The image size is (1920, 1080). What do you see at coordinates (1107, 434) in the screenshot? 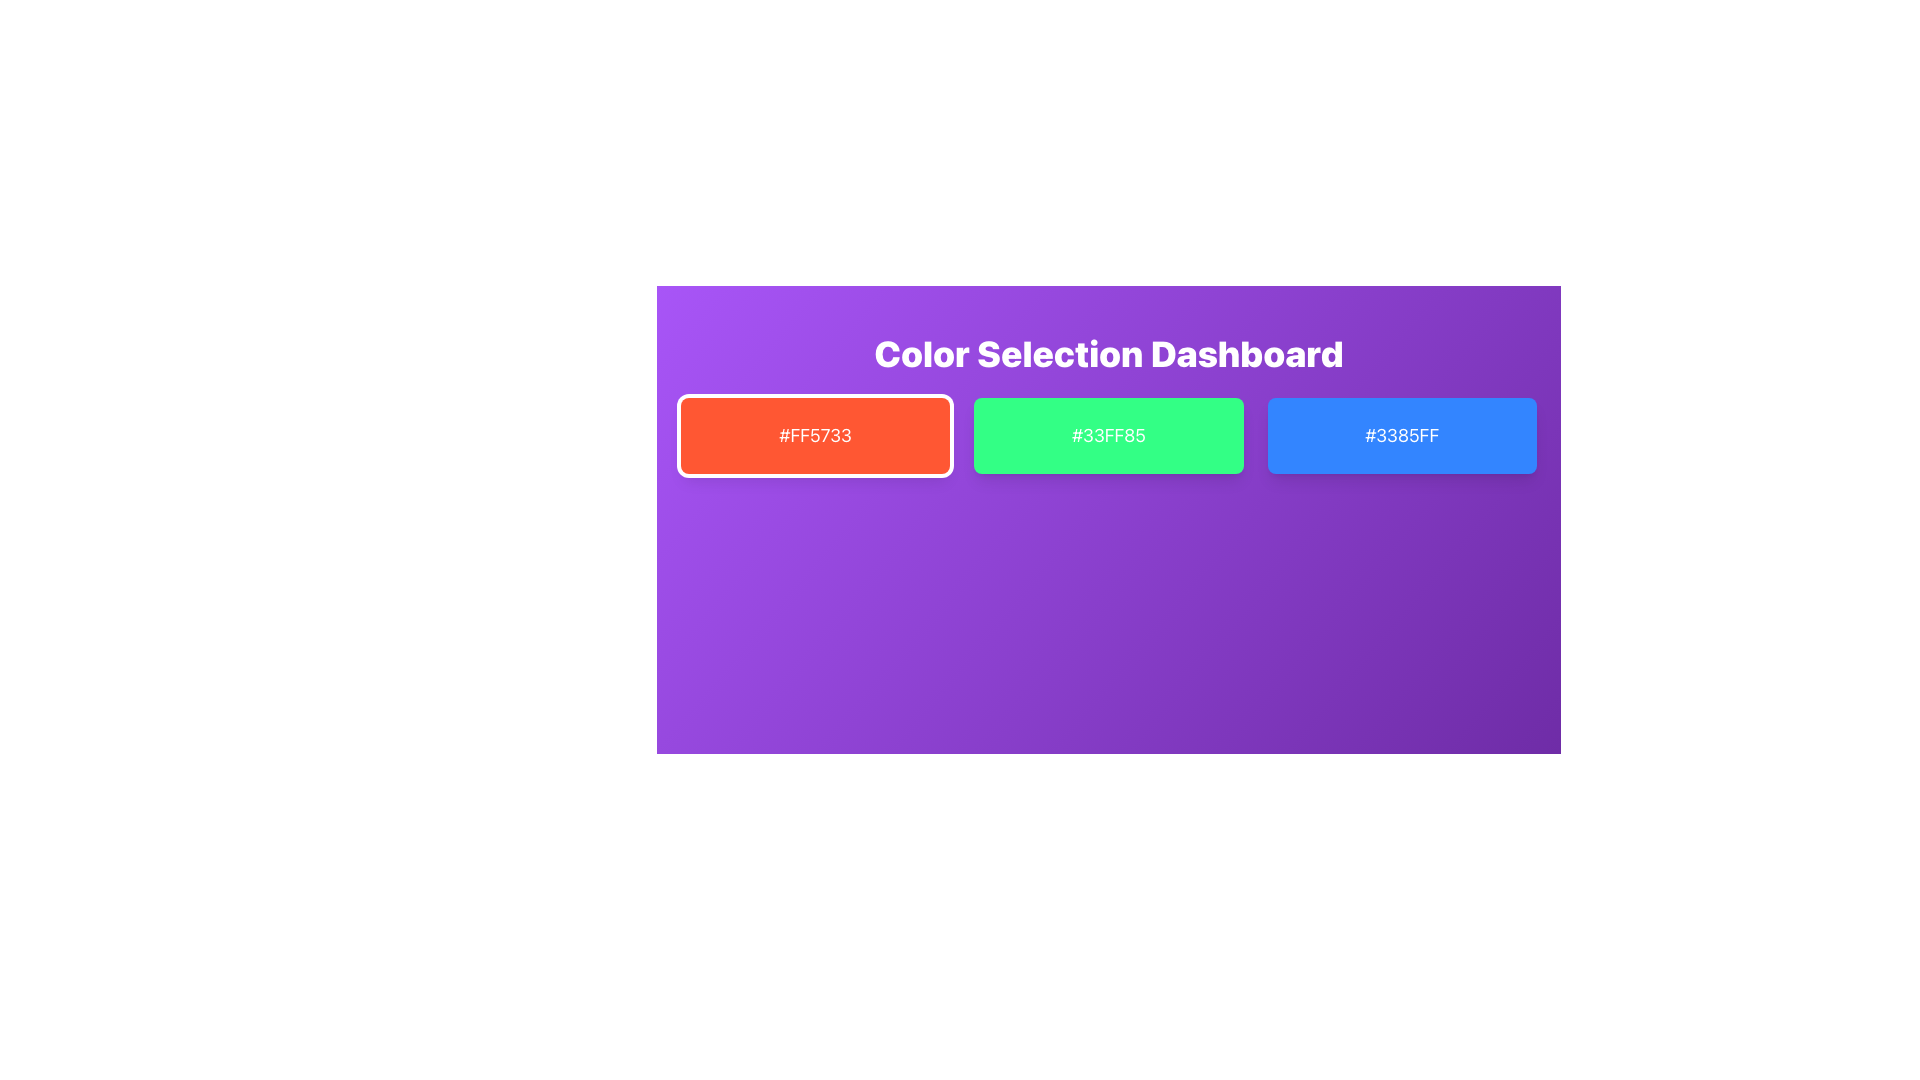
I see `the text label displaying the string '#33FF85' in bold white font against a bright green background, located in the center of the second colored box from the left` at bounding box center [1107, 434].